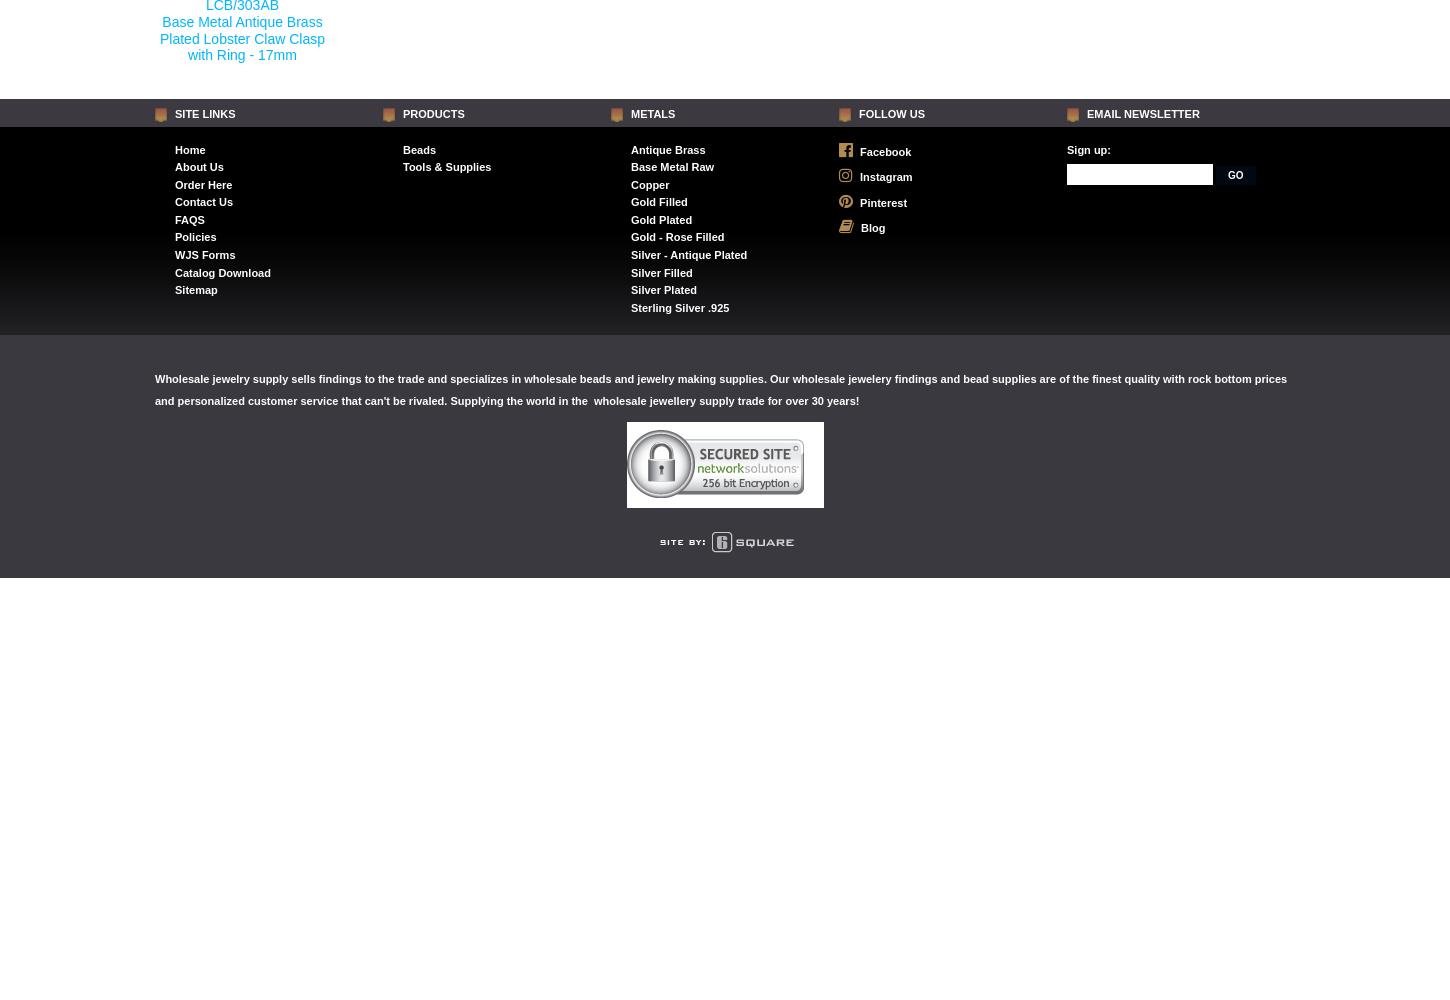 This screenshot has width=1450, height=1000. I want to click on 'Sterling Silver .925', so click(679, 307).